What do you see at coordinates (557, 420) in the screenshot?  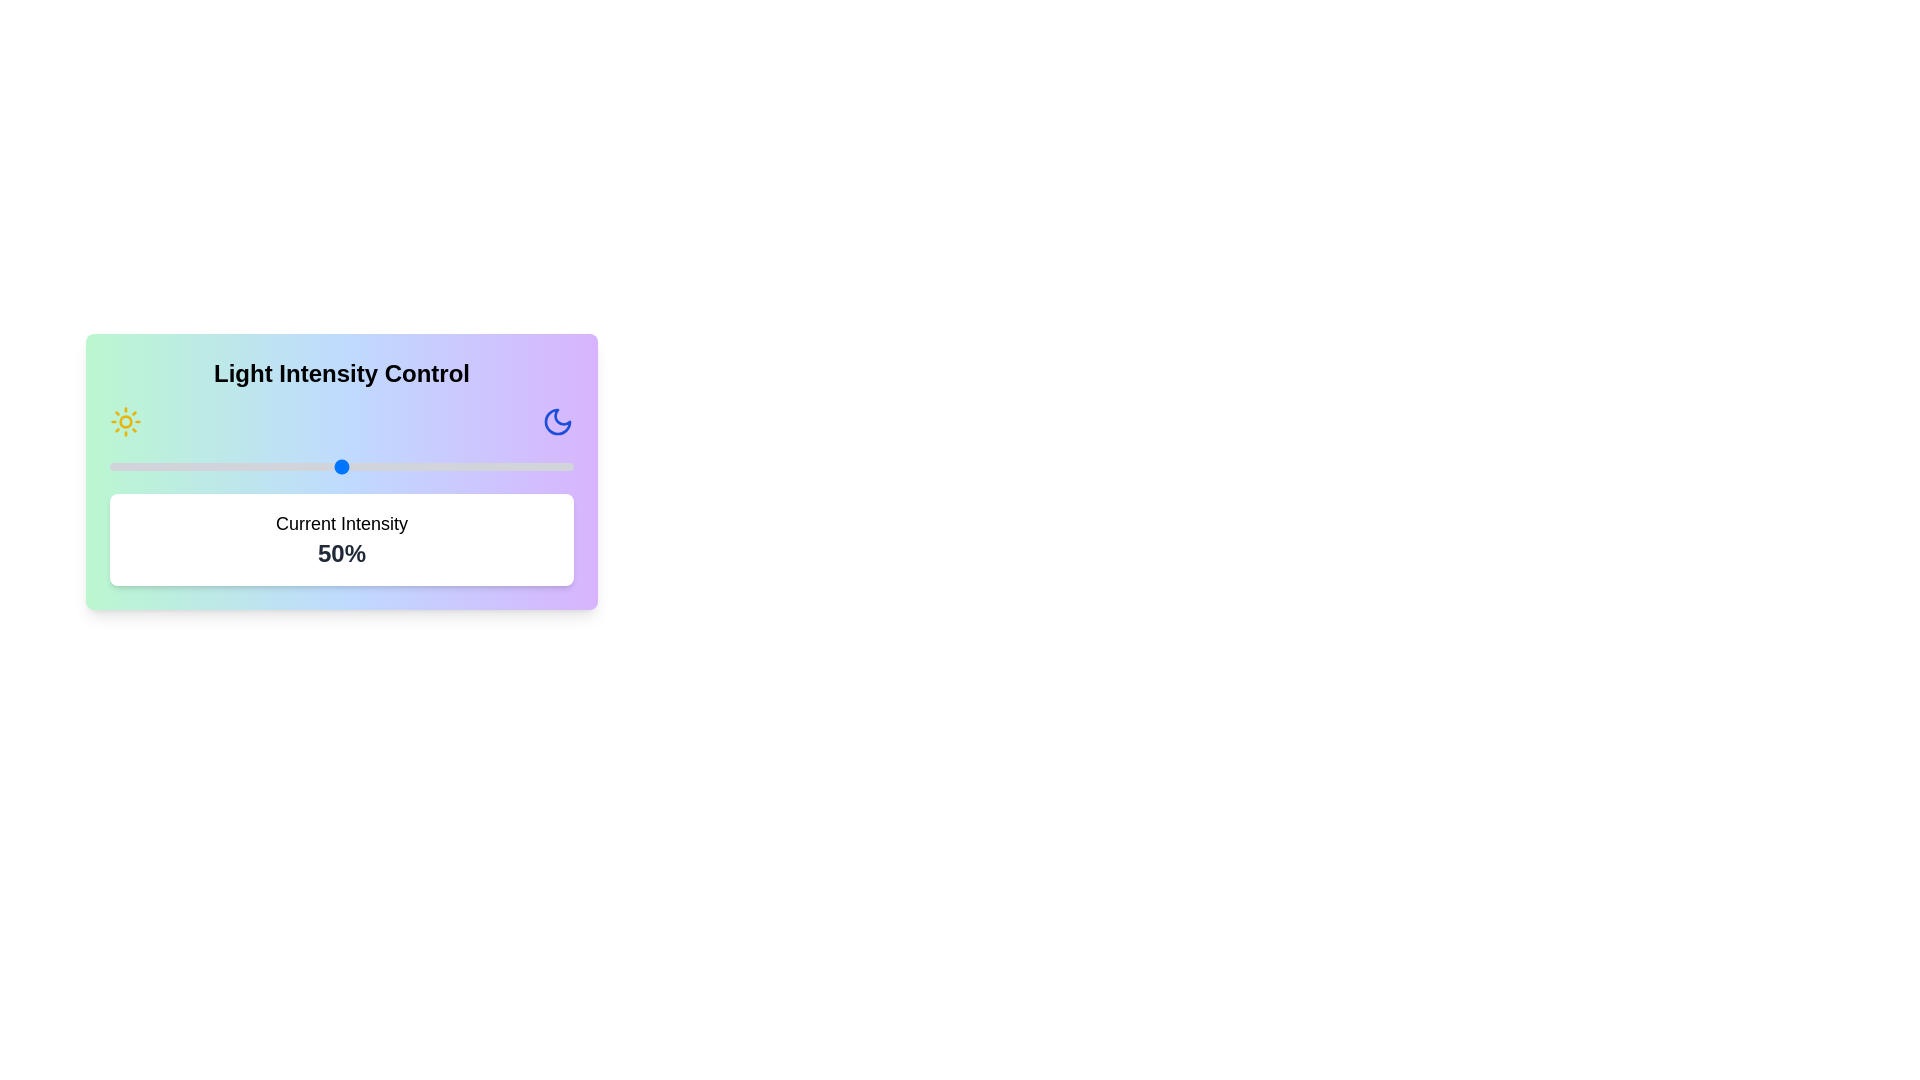 I see `the second icon` at bounding box center [557, 420].